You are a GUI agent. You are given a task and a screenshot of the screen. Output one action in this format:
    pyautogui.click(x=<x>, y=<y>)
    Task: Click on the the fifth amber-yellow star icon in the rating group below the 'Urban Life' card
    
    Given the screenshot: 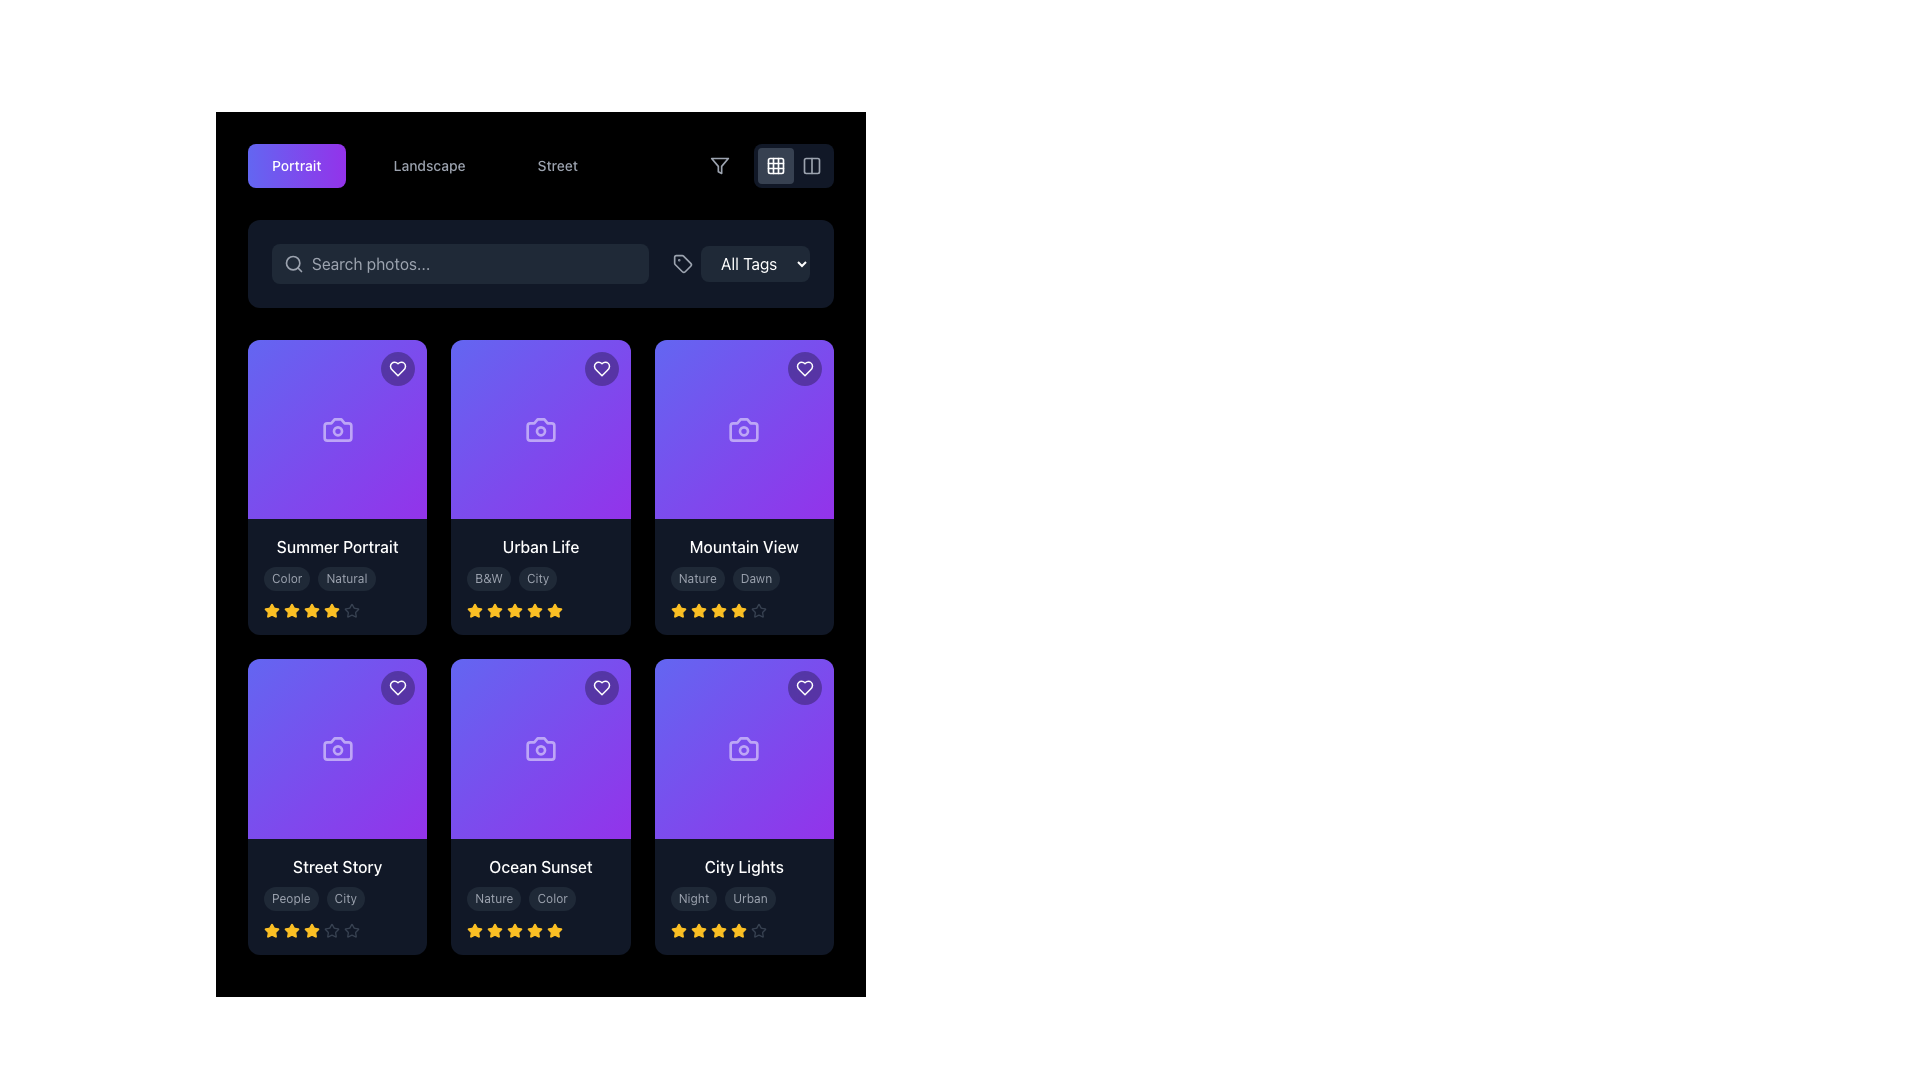 What is the action you would take?
    pyautogui.click(x=535, y=610)
    